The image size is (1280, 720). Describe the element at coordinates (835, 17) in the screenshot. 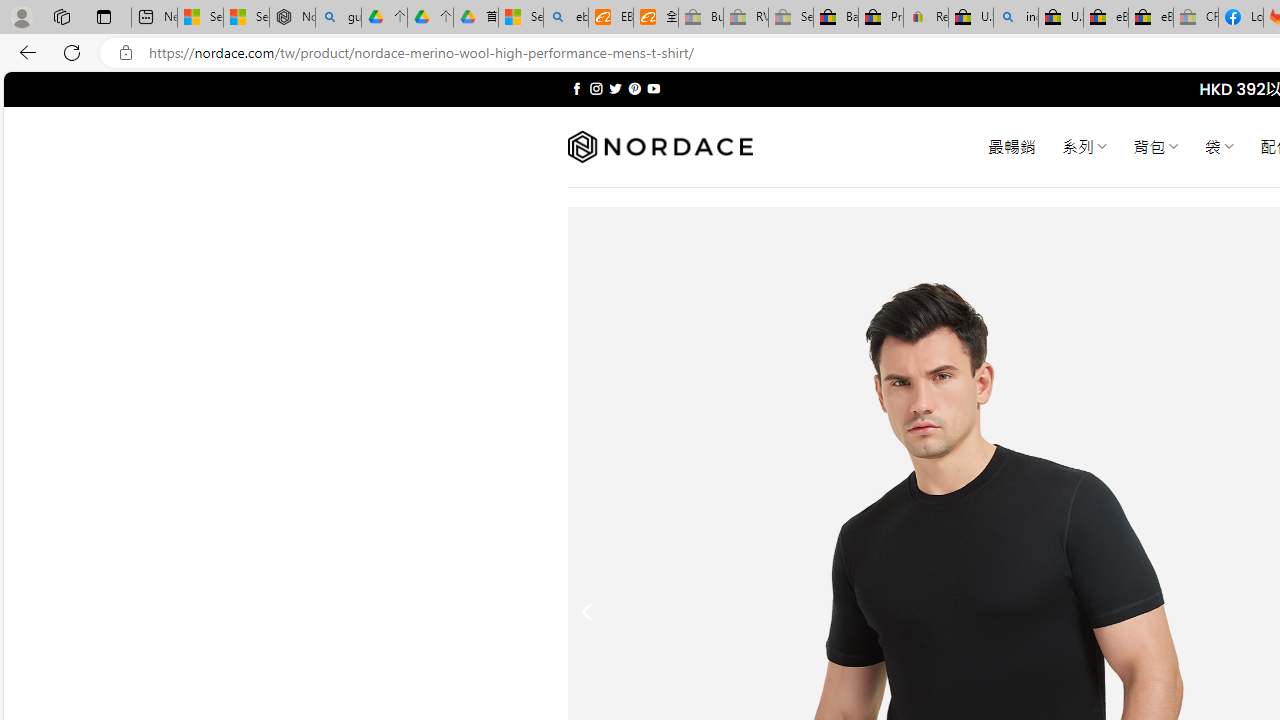

I see `'Baby Keepsakes & Announcements for sale | eBay'` at that location.